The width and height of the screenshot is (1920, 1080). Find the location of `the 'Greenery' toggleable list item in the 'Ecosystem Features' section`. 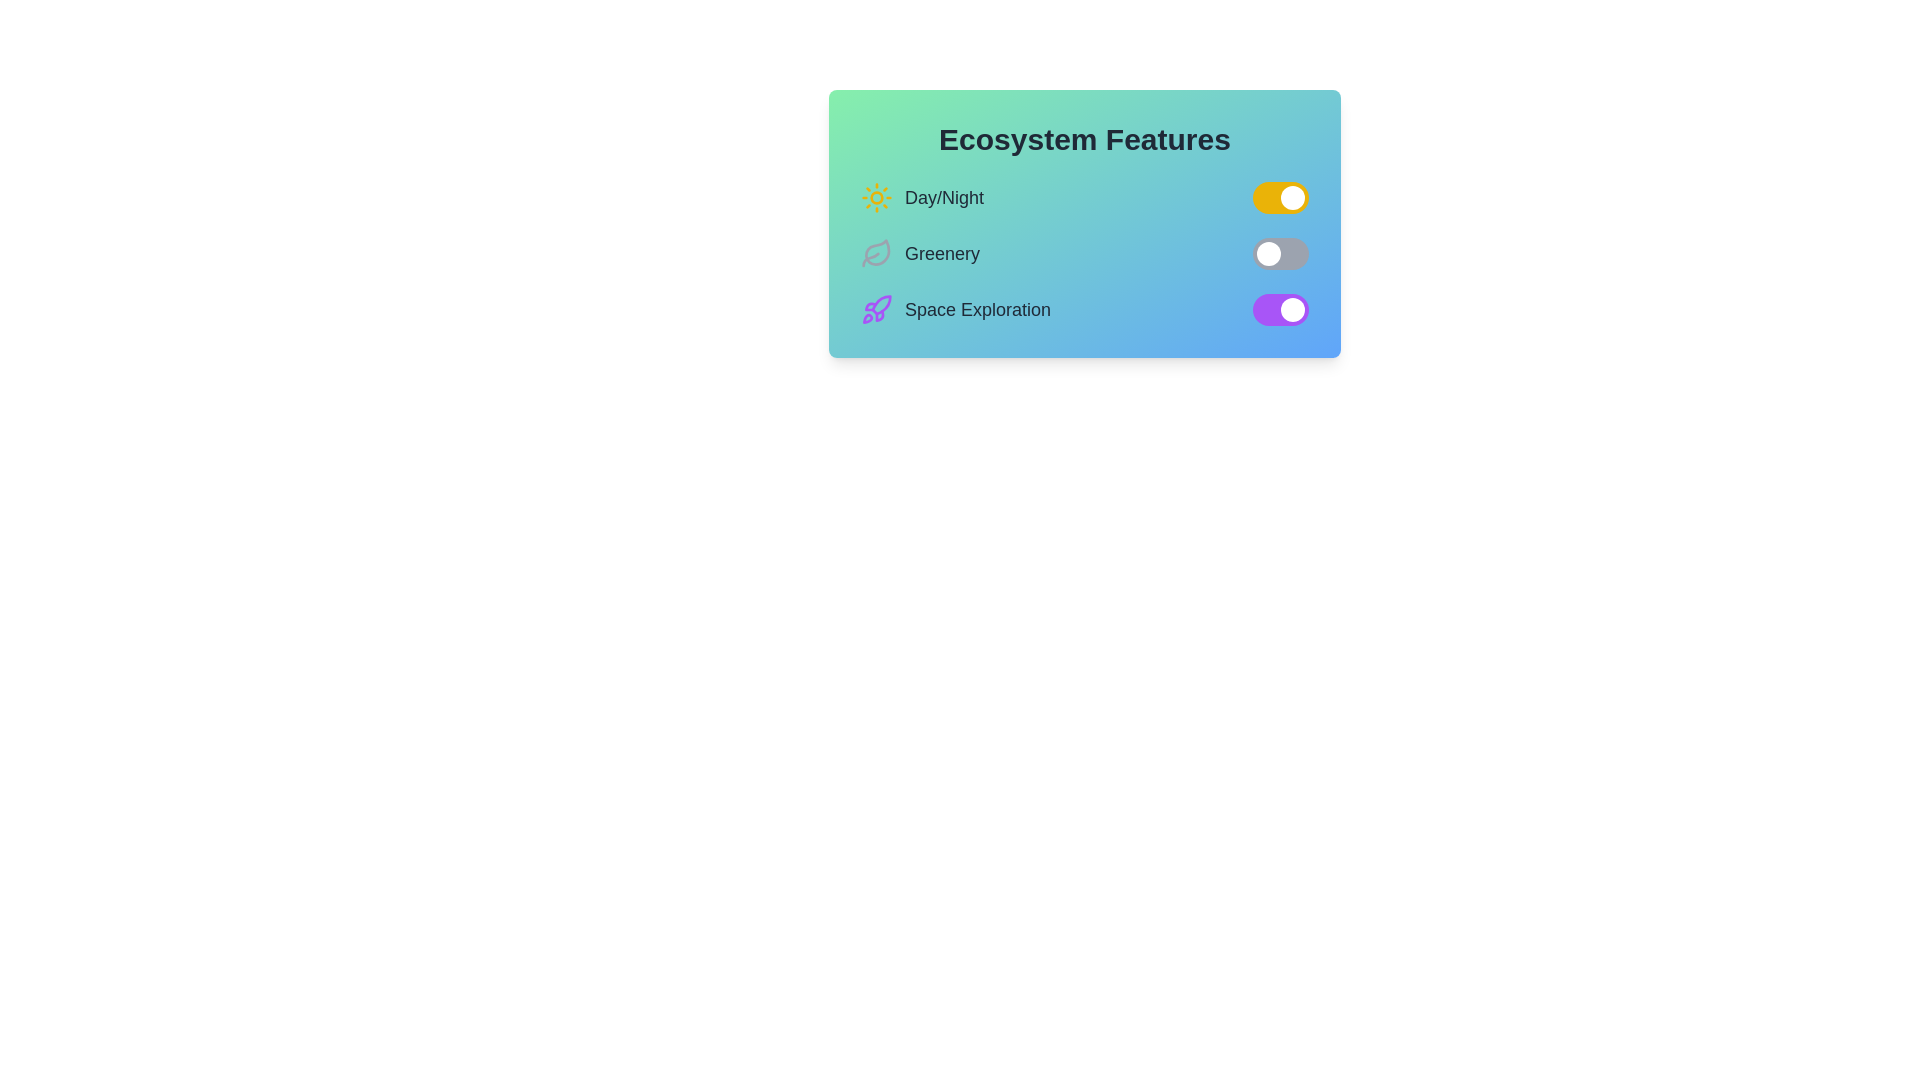

the 'Greenery' toggleable list item in the 'Ecosystem Features' section is located at coordinates (1083, 253).